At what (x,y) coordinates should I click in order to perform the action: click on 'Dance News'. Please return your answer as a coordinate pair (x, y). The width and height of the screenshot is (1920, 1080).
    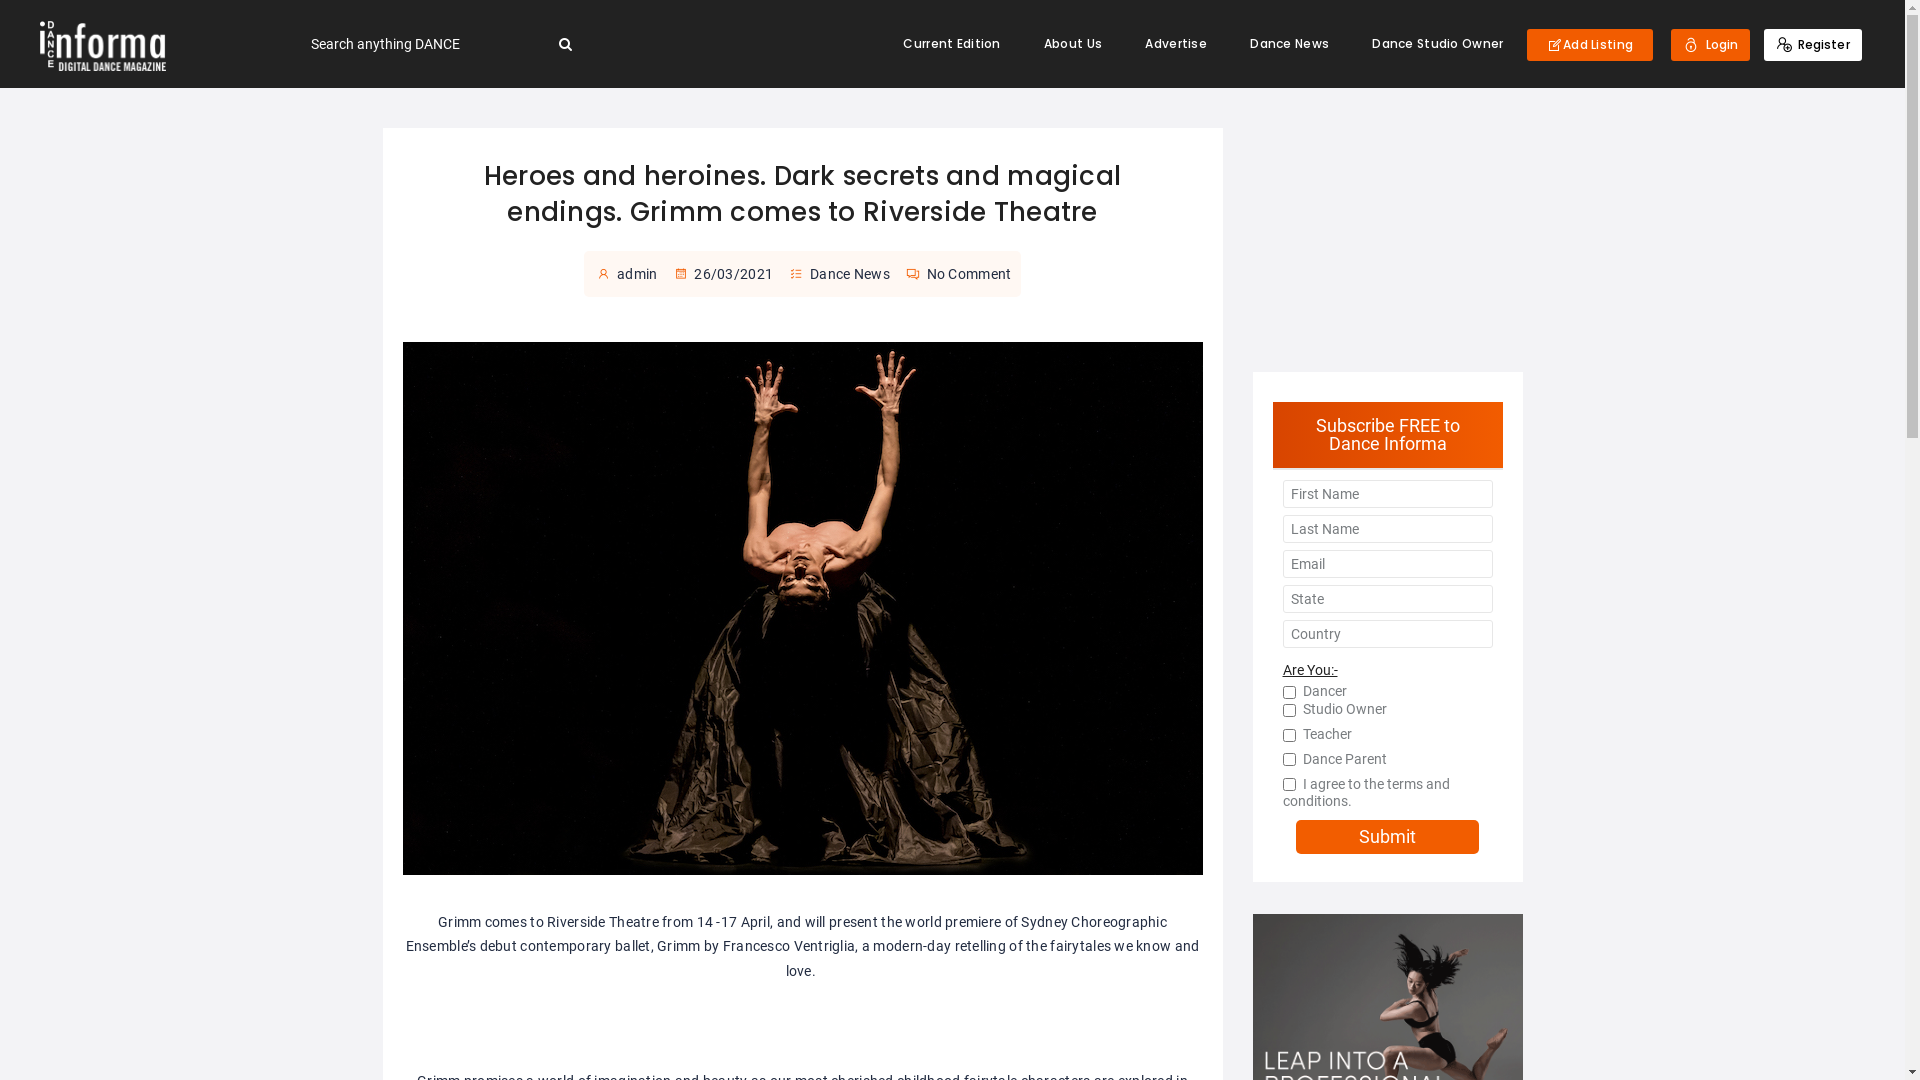
    Looking at the image, I should click on (849, 273).